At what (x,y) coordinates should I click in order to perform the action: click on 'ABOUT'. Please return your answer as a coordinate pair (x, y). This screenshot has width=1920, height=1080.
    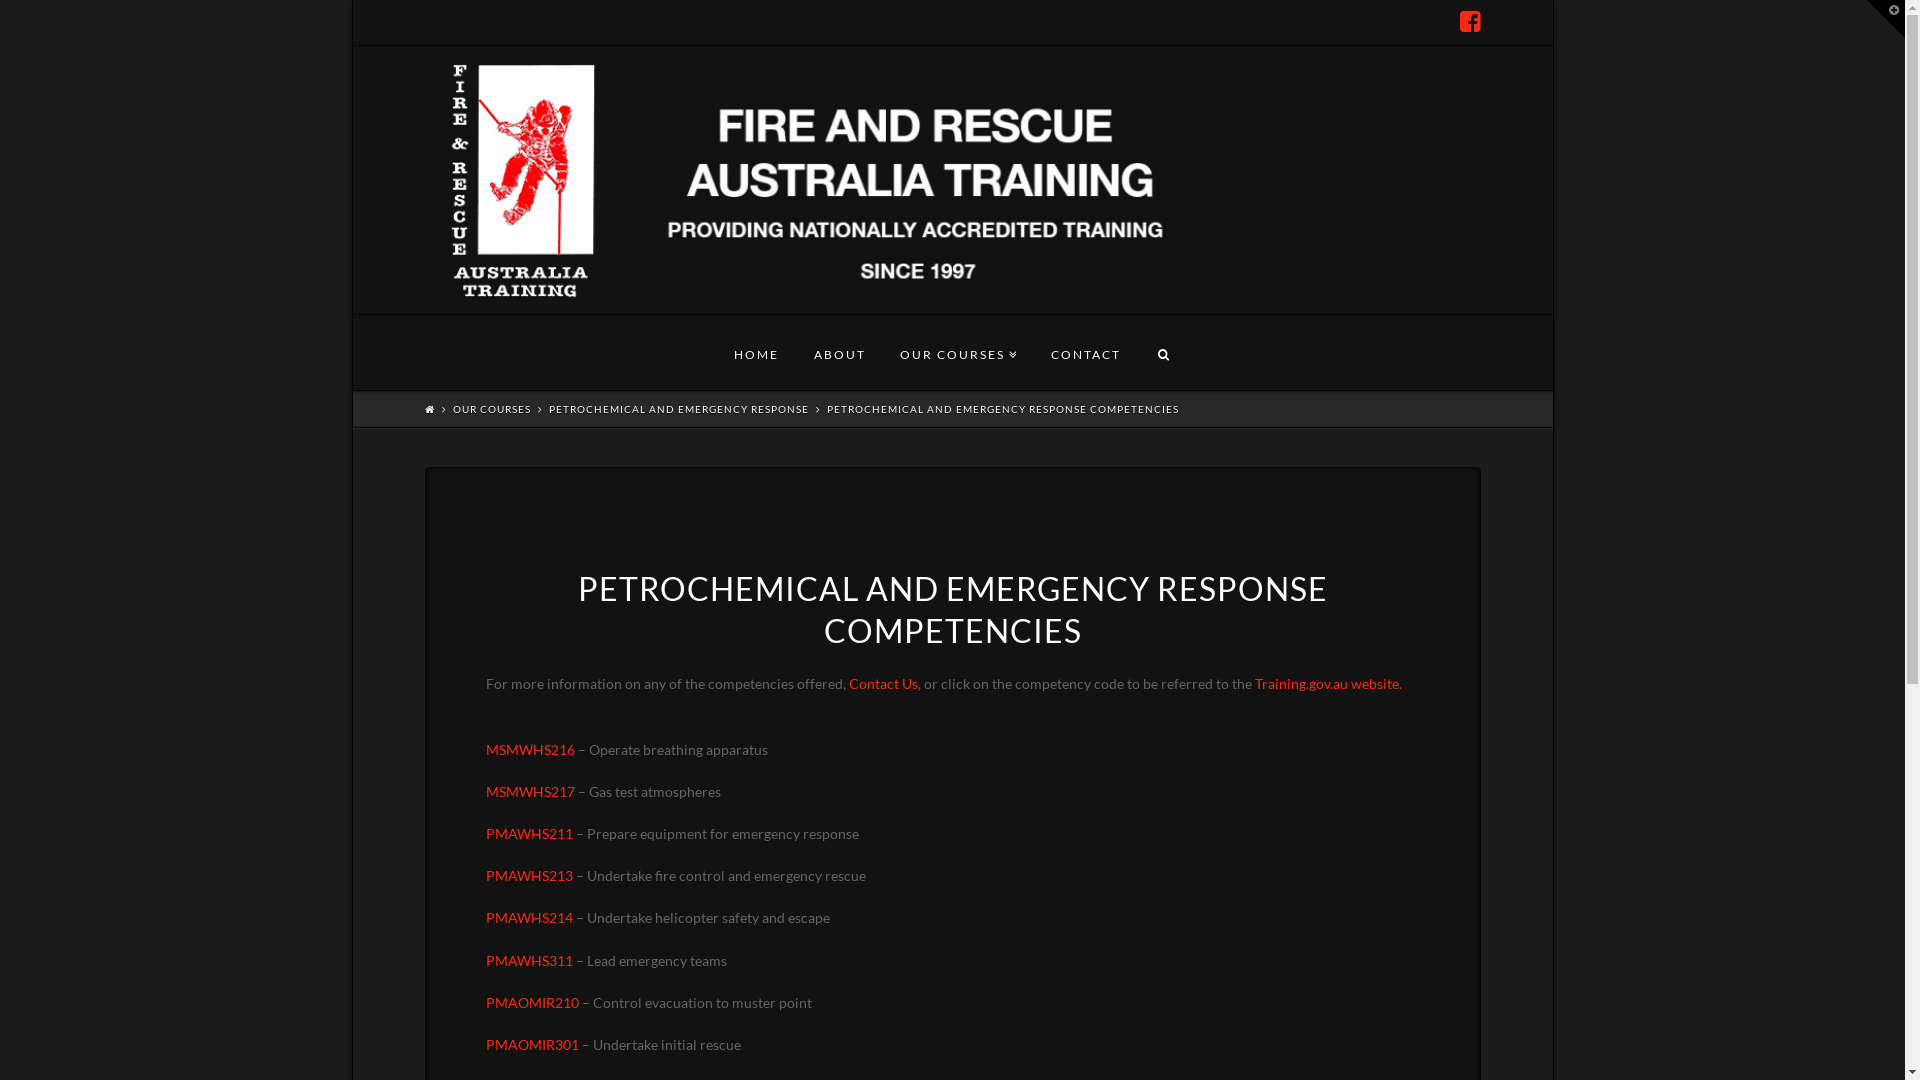
    Looking at the image, I should click on (839, 351).